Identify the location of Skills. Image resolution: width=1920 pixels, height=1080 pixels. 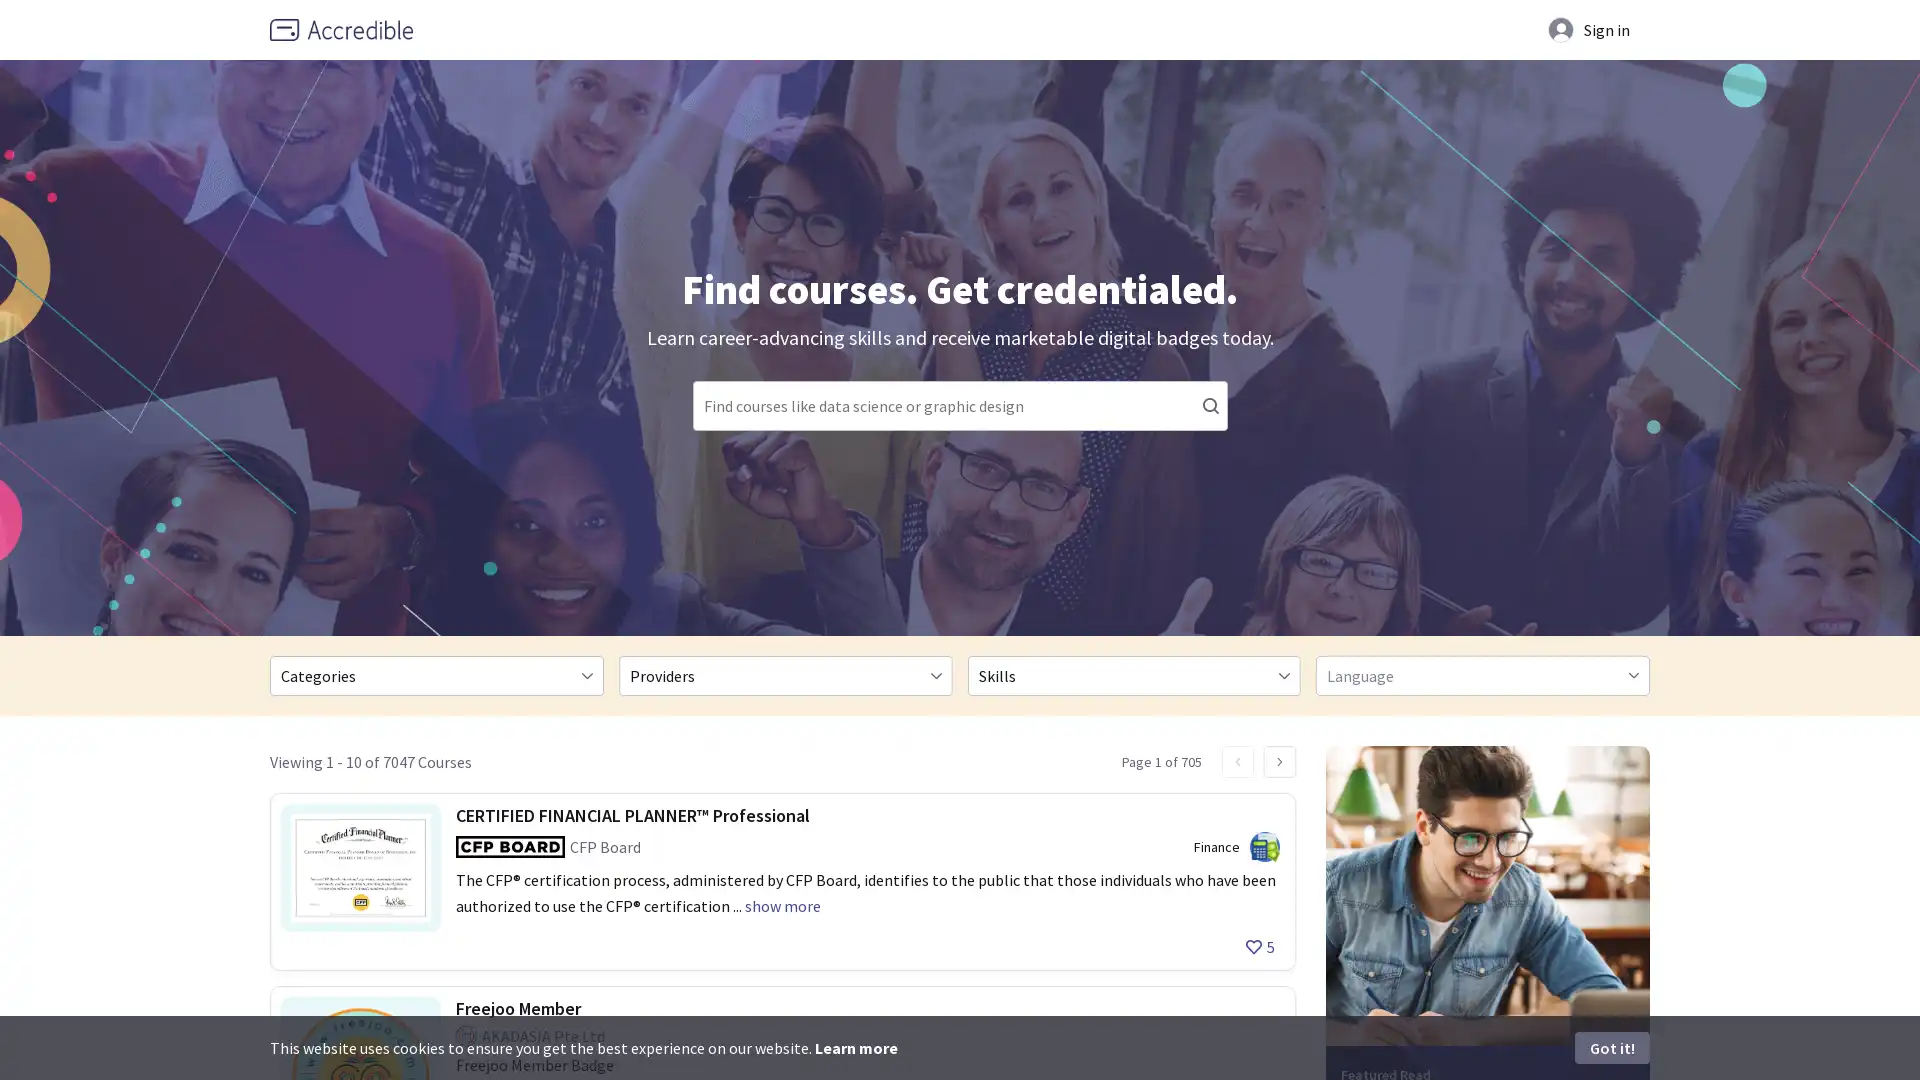
(1133, 675).